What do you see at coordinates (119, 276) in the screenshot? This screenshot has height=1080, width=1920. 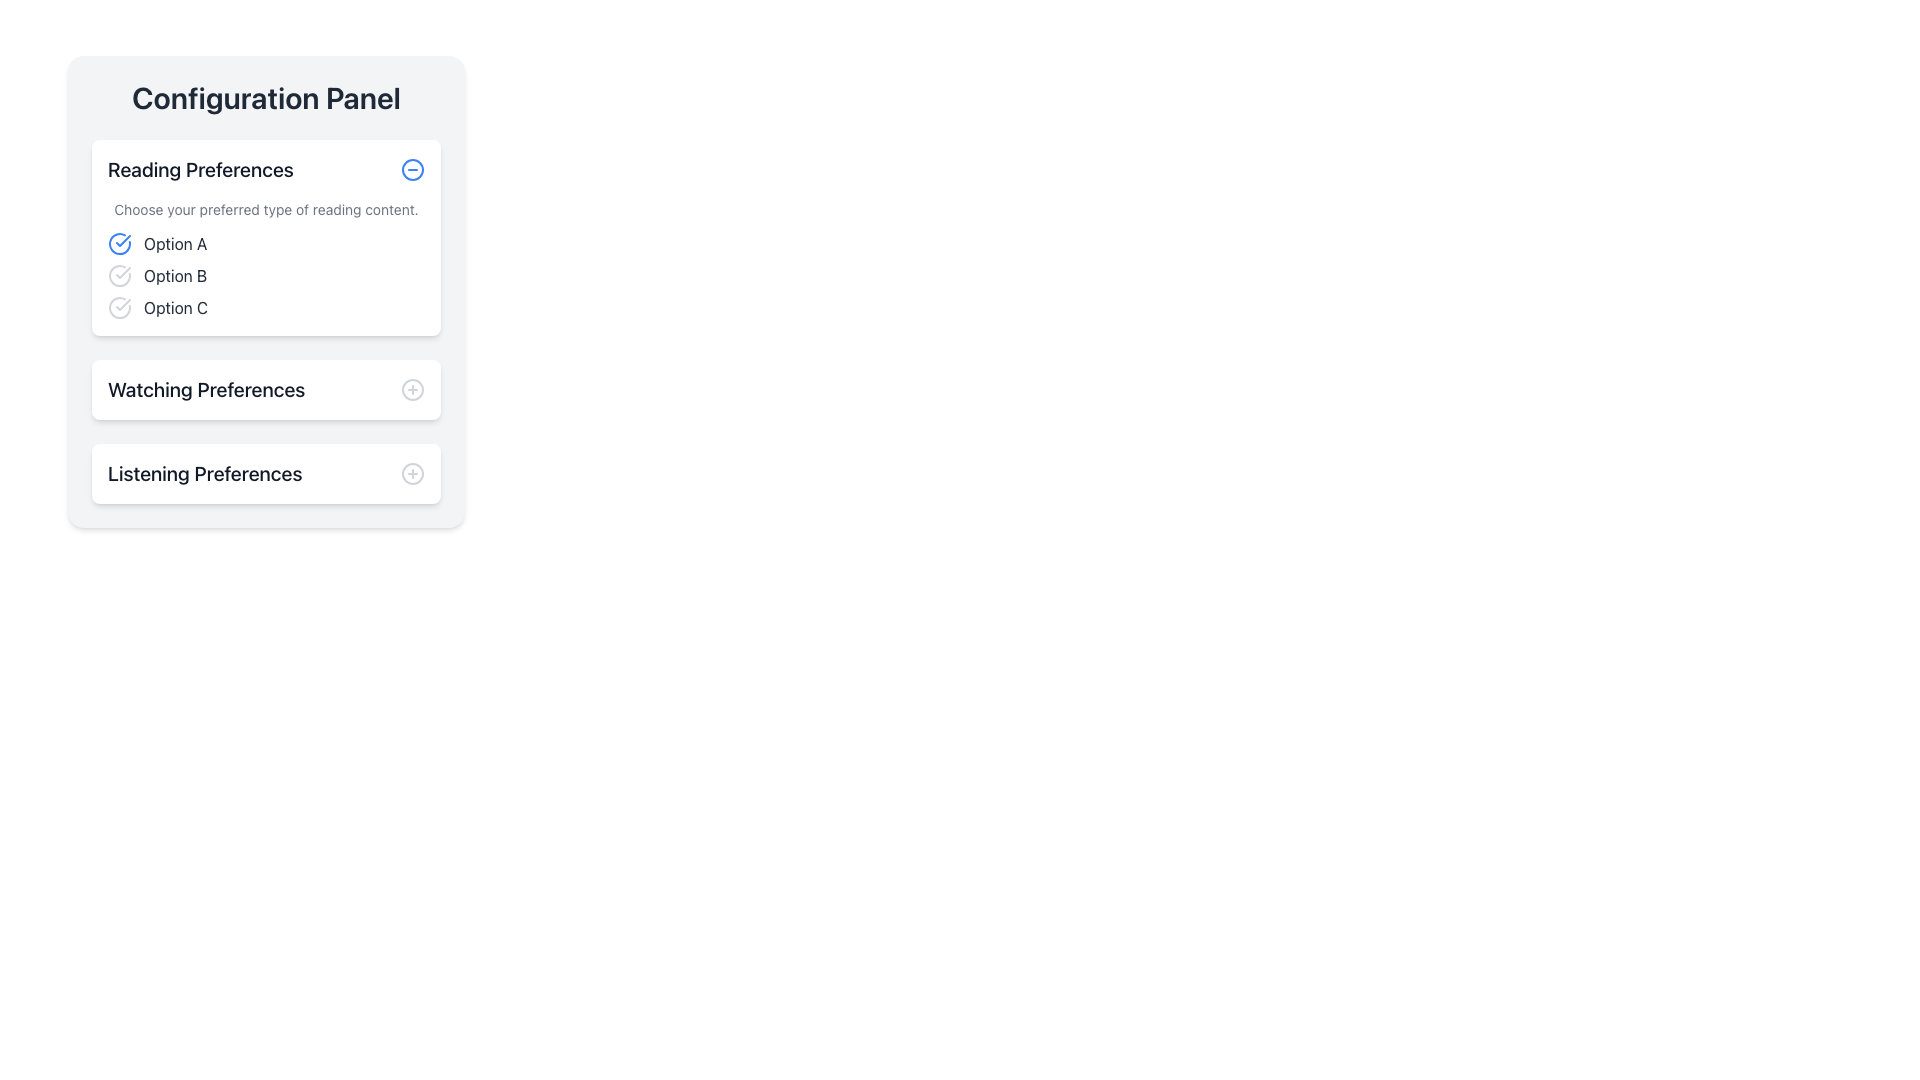 I see `the circular checkmark icon that indicates the selection status of 'Option B' in the 'Reading Preferences' section` at bounding box center [119, 276].